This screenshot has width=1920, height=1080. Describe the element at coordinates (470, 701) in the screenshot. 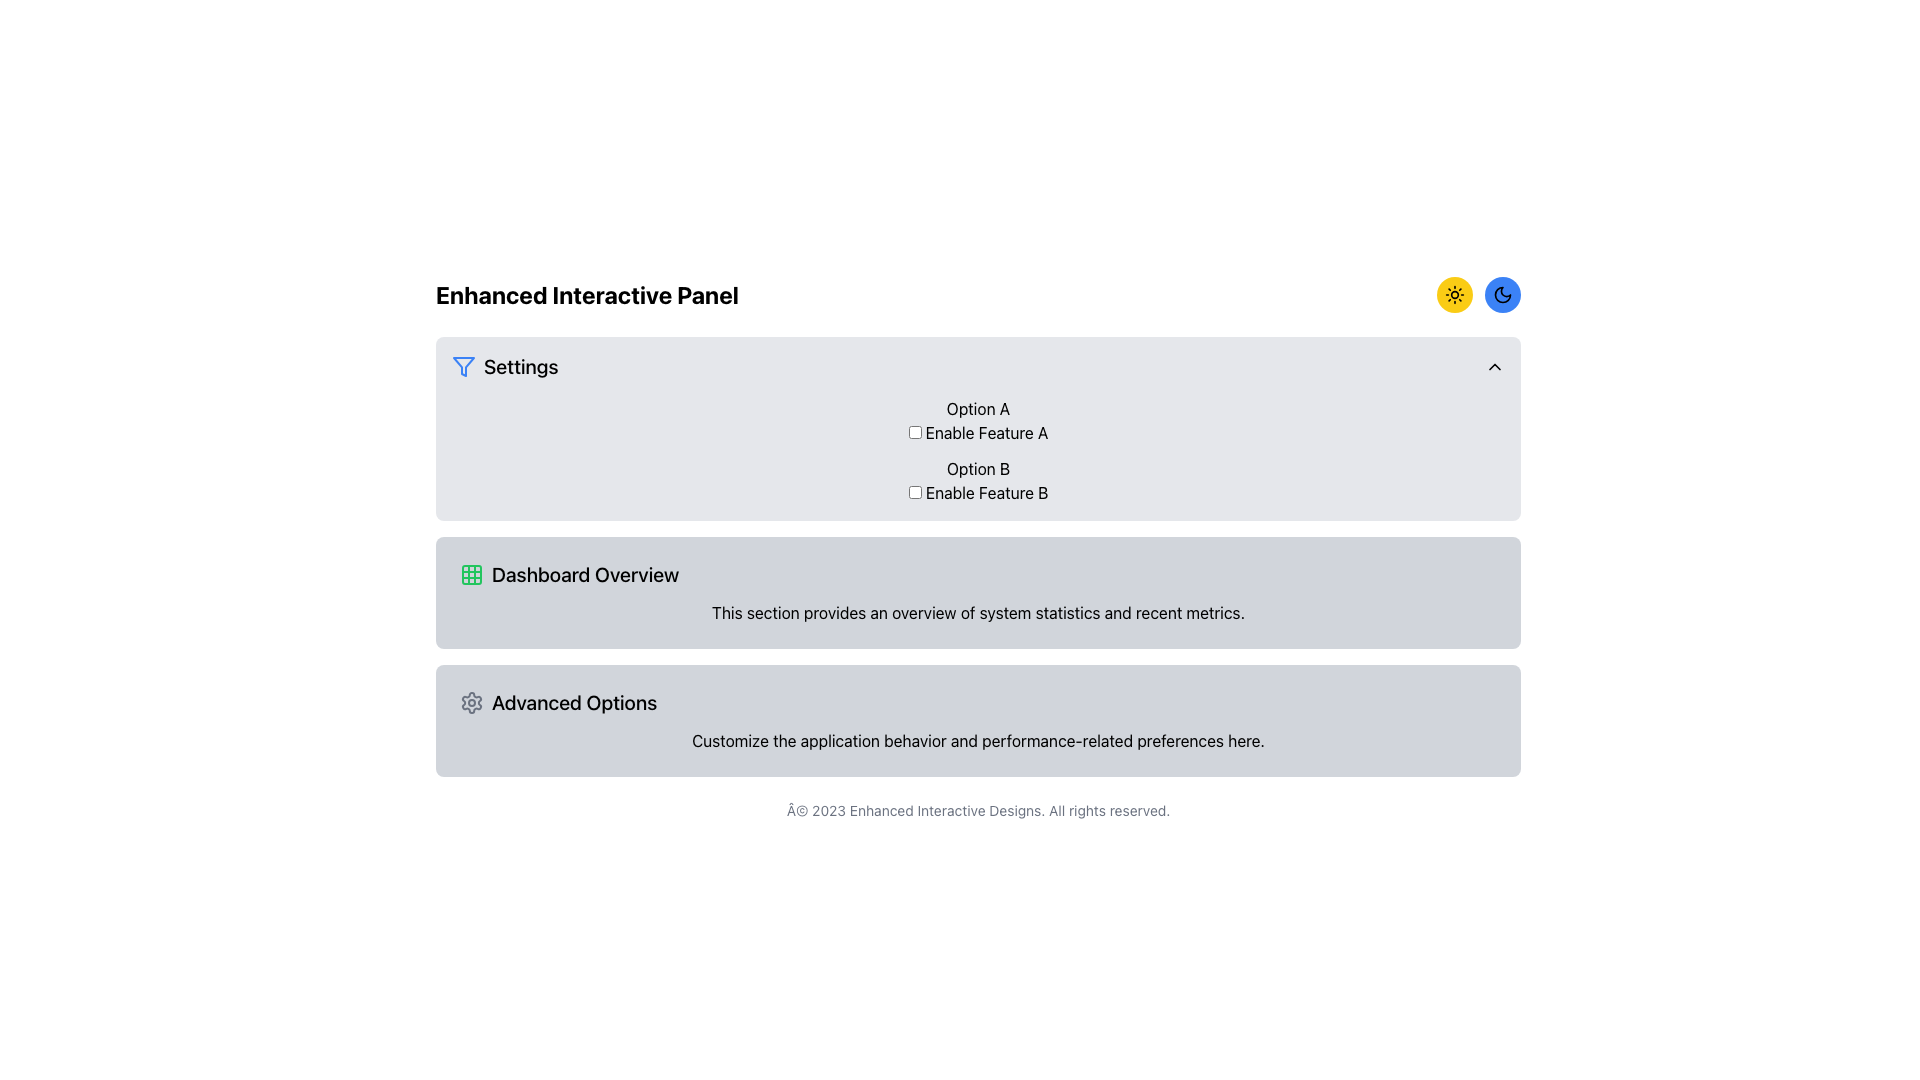

I see `the cog-shaped icon representing settings, located in the top-right corner of the interface` at that location.